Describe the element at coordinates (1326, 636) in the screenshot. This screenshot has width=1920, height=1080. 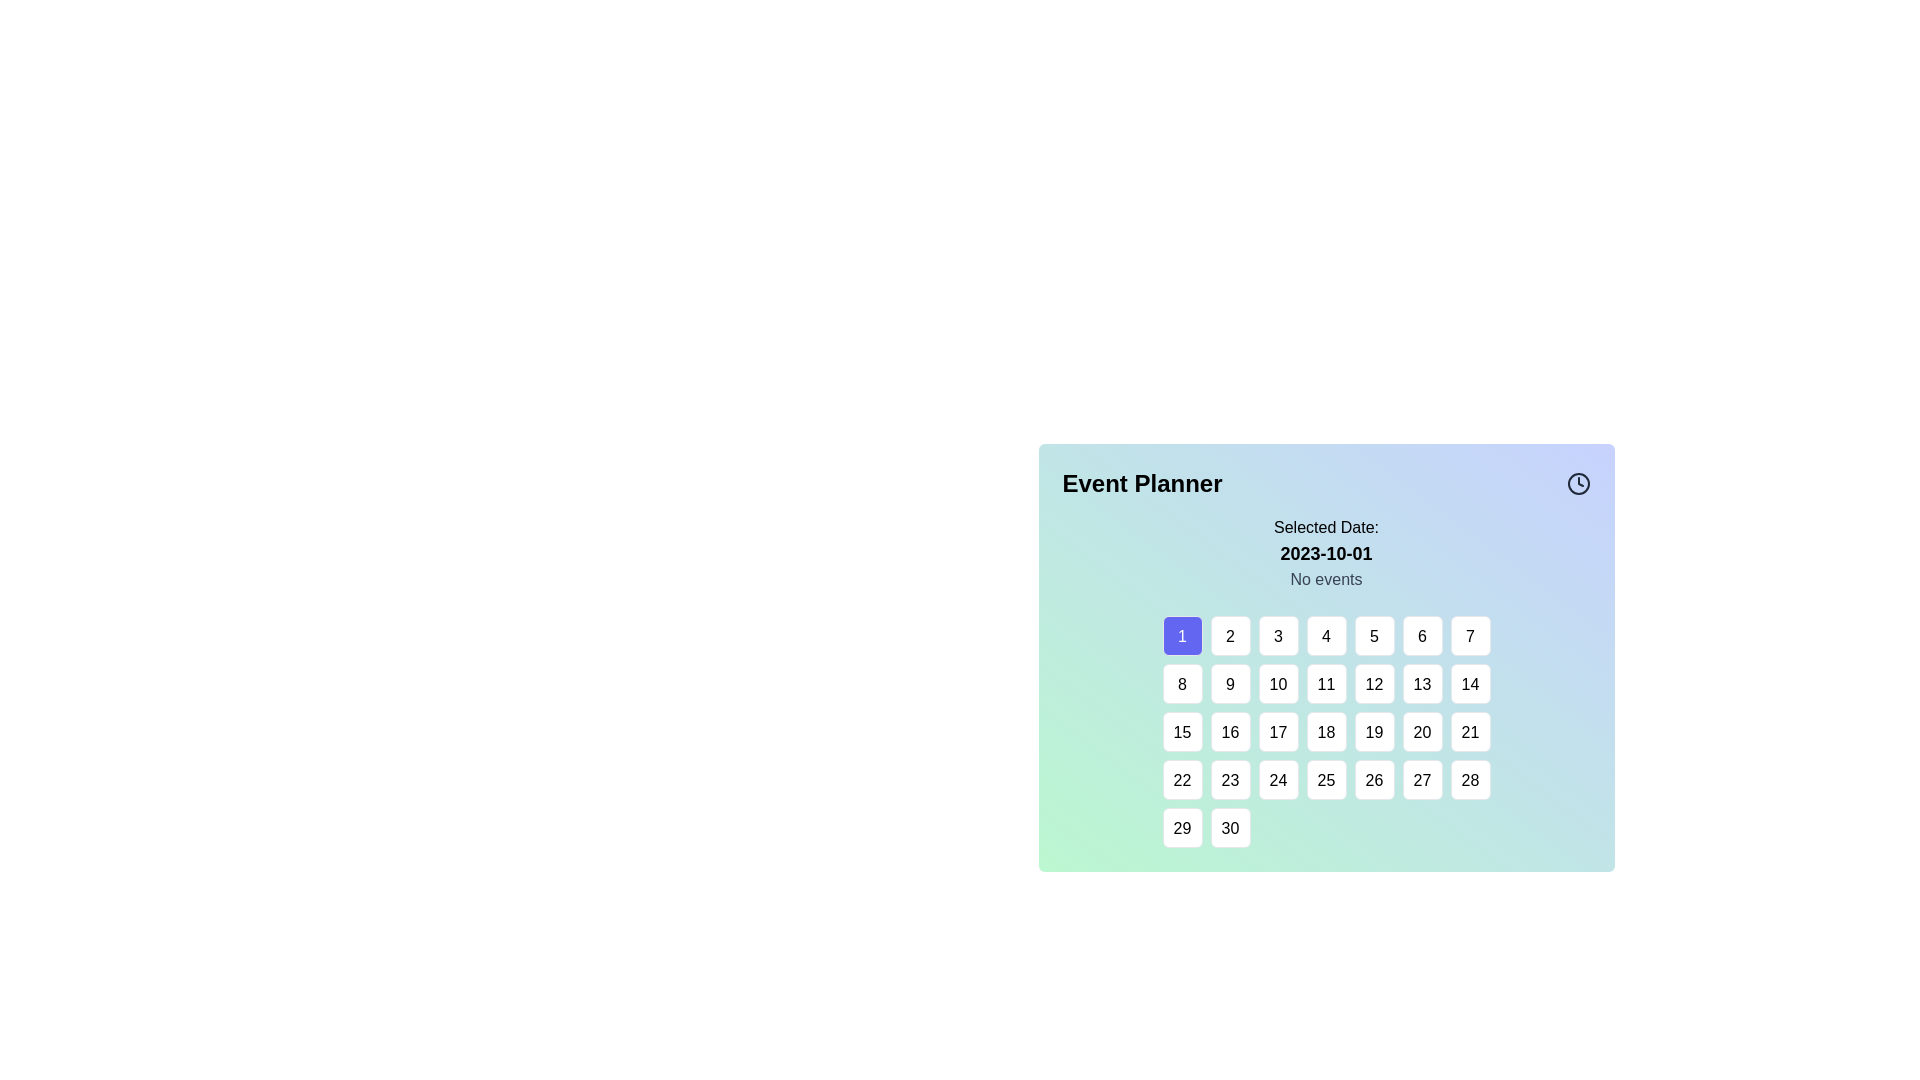
I see `the button representing the date '4' in the calendar interface` at that location.